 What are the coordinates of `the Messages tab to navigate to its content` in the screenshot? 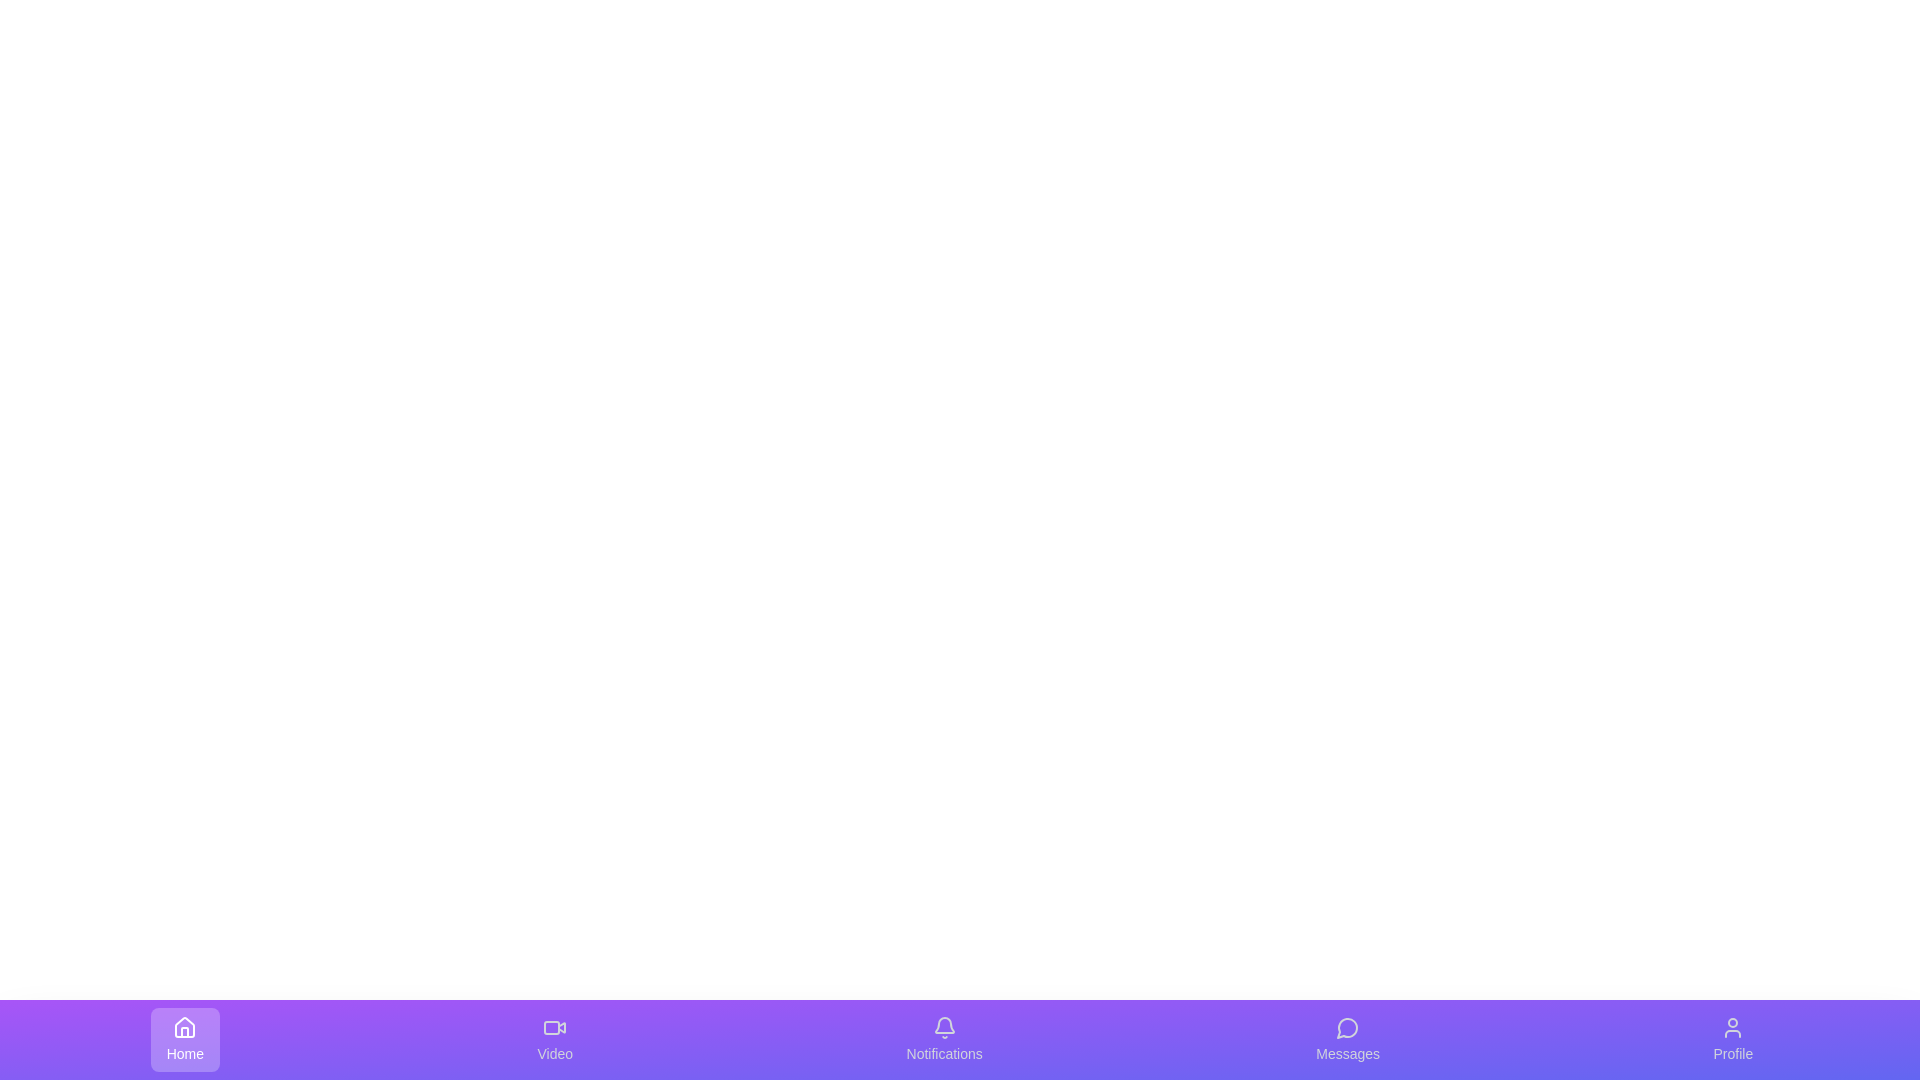 It's located at (1348, 1039).